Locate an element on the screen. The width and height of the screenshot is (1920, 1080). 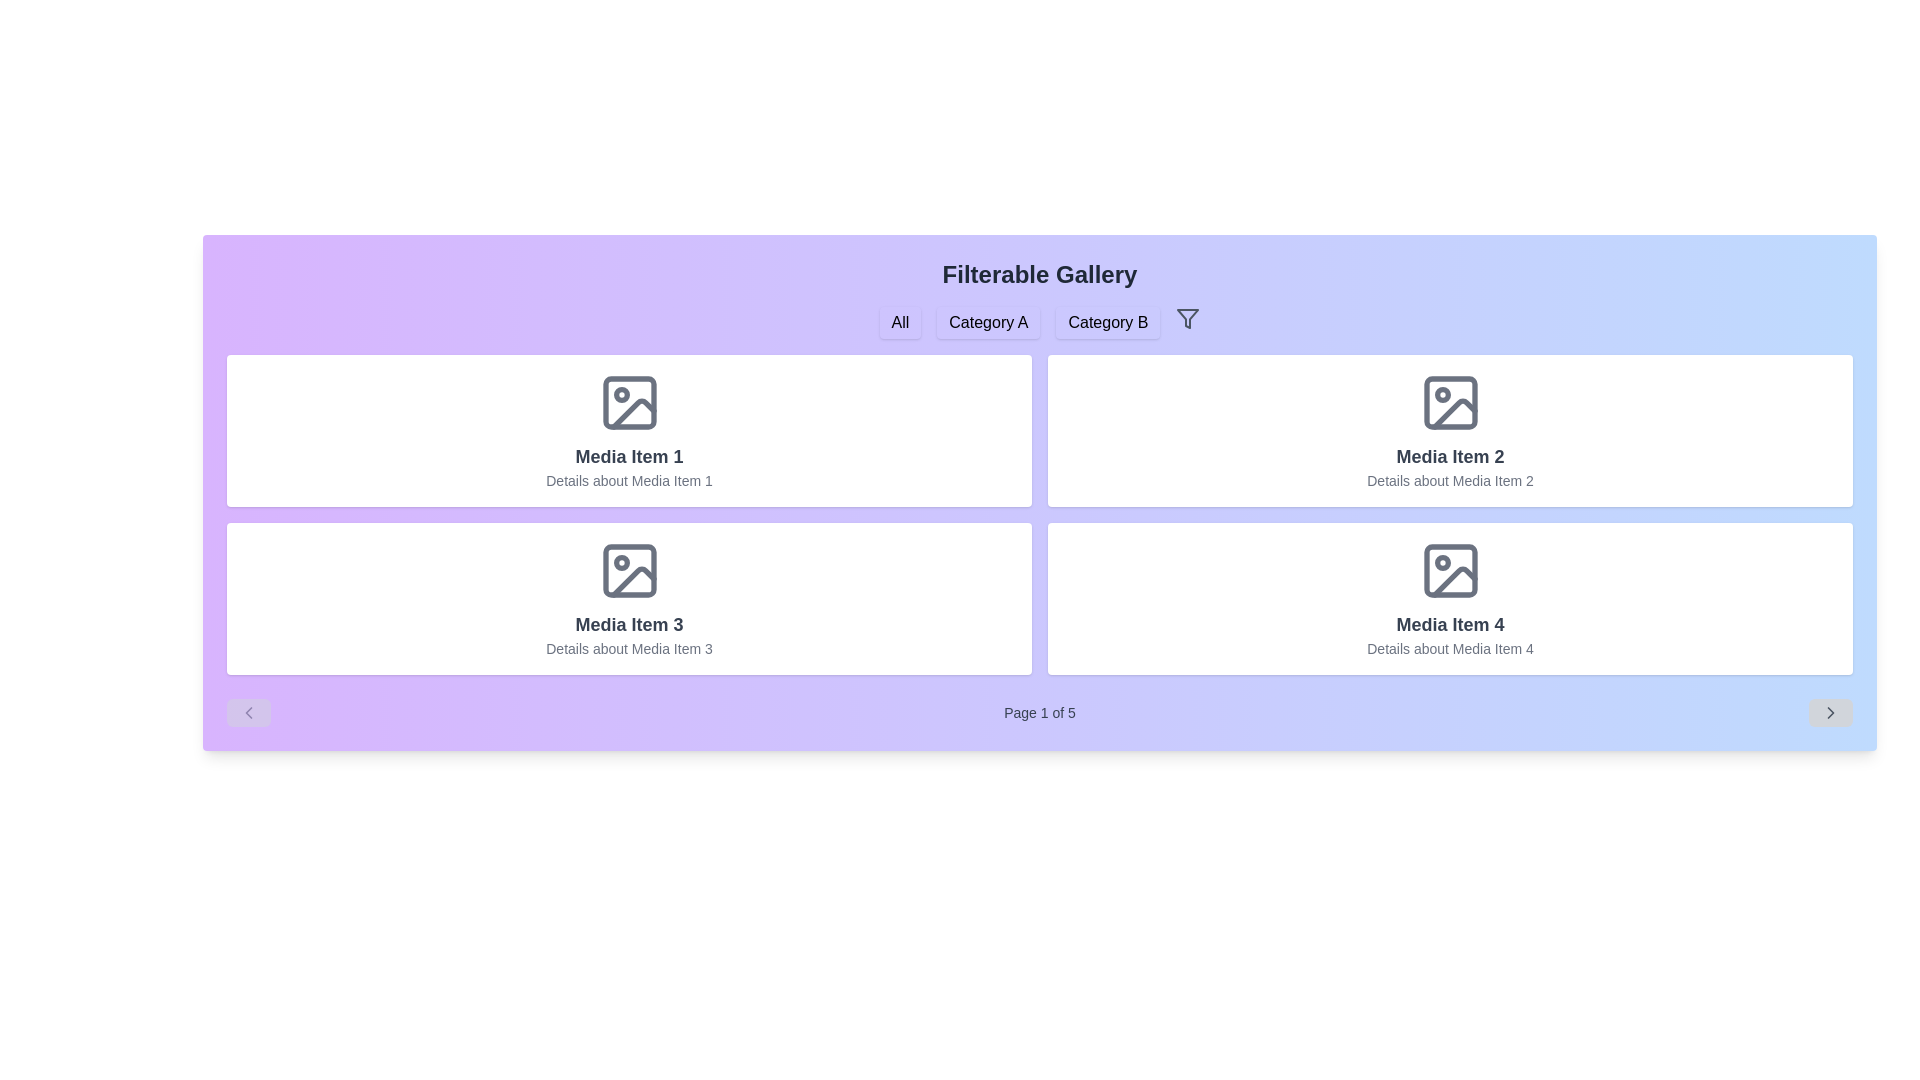
the 'Category A' button on the Interactive menu bar to filter the displayed gallery items is located at coordinates (1040, 322).